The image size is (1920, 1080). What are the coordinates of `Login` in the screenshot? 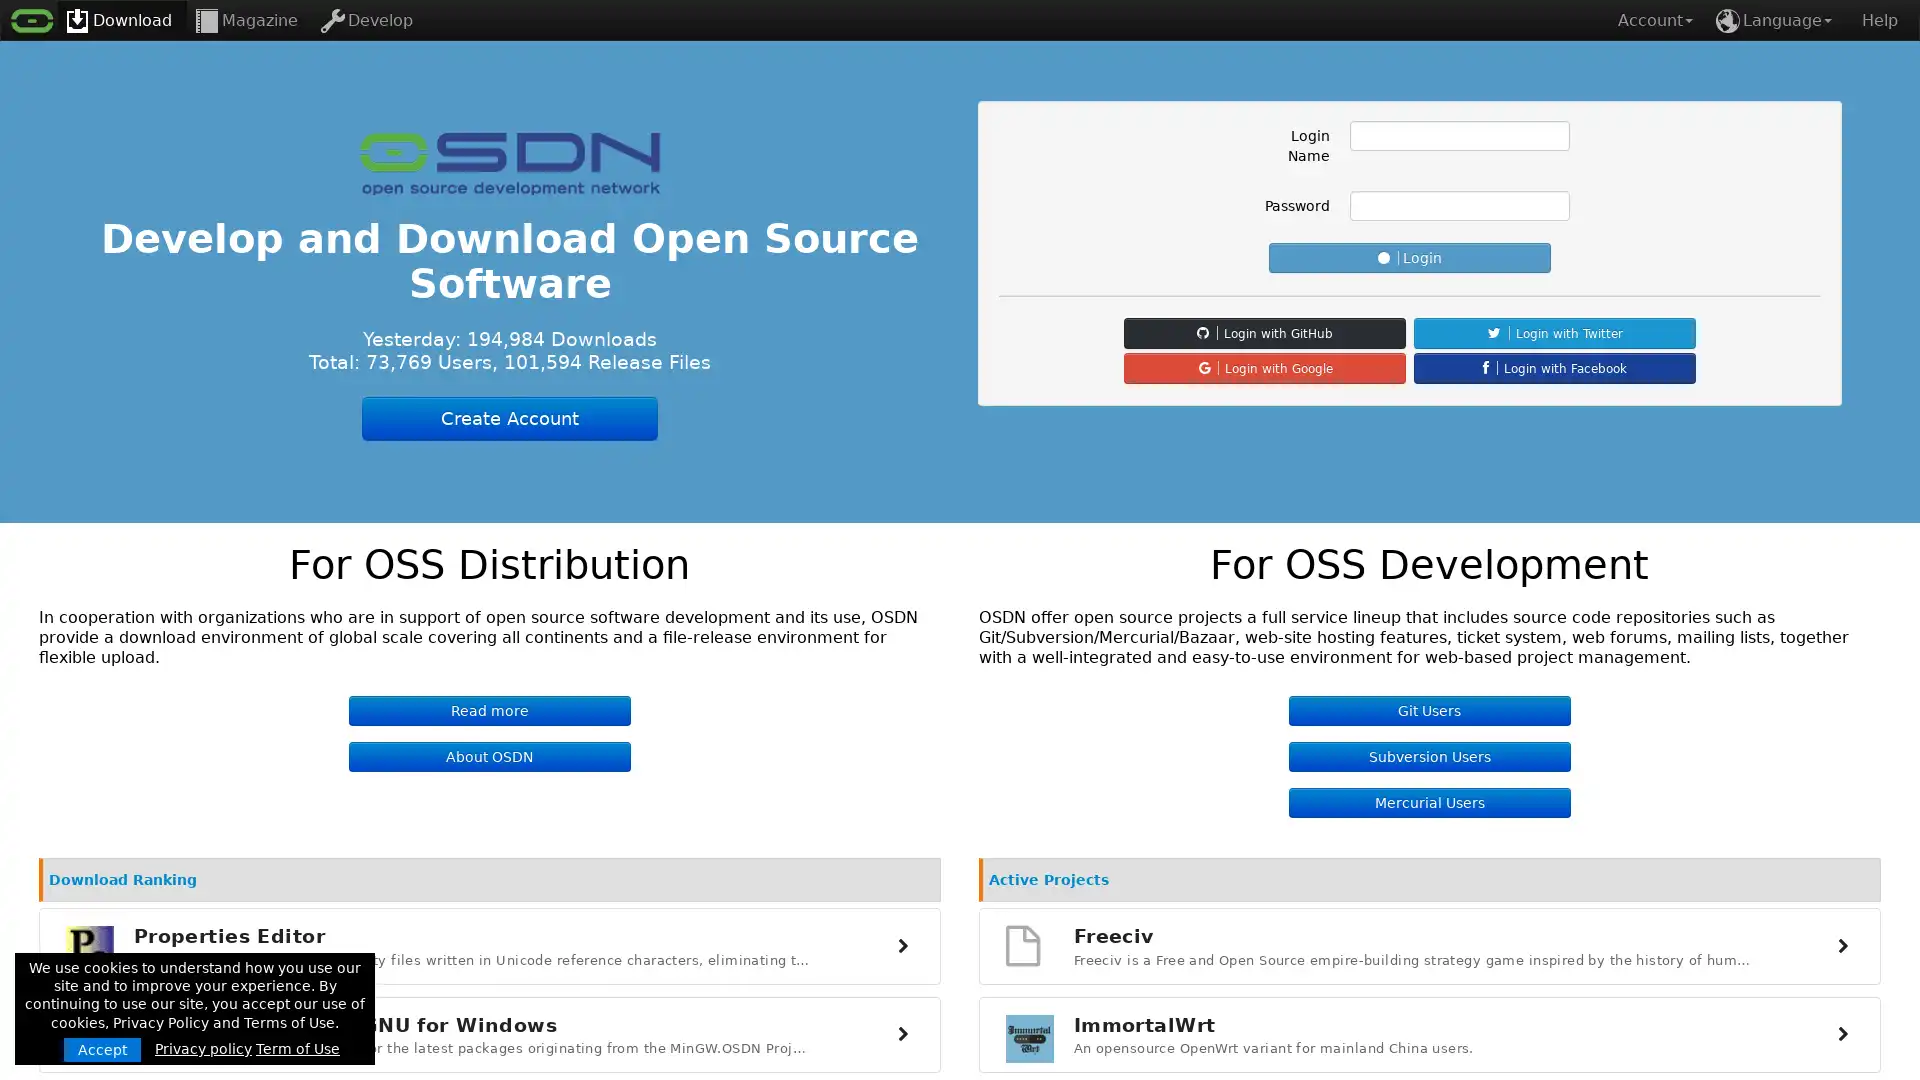 It's located at (1409, 257).